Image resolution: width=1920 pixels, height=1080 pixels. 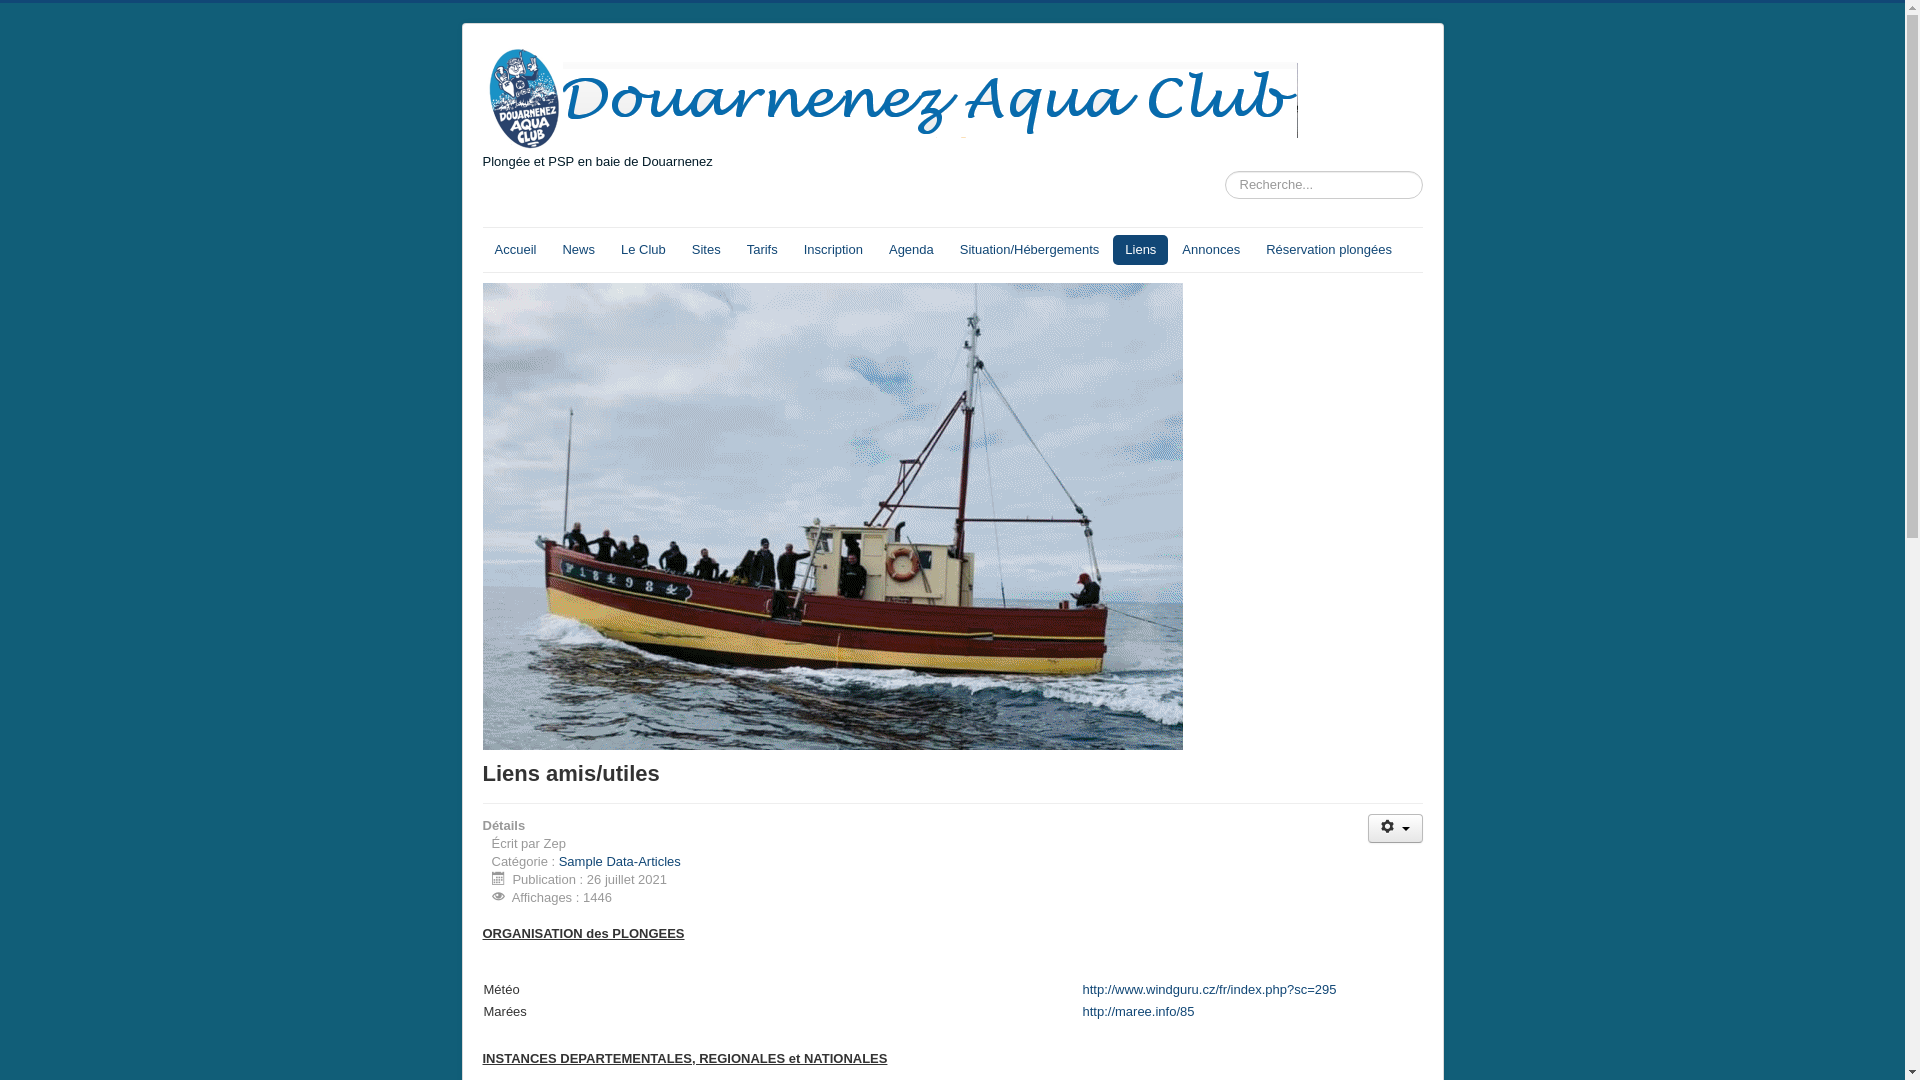 I want to click on 'Liens', so click(x=1140, y=249).